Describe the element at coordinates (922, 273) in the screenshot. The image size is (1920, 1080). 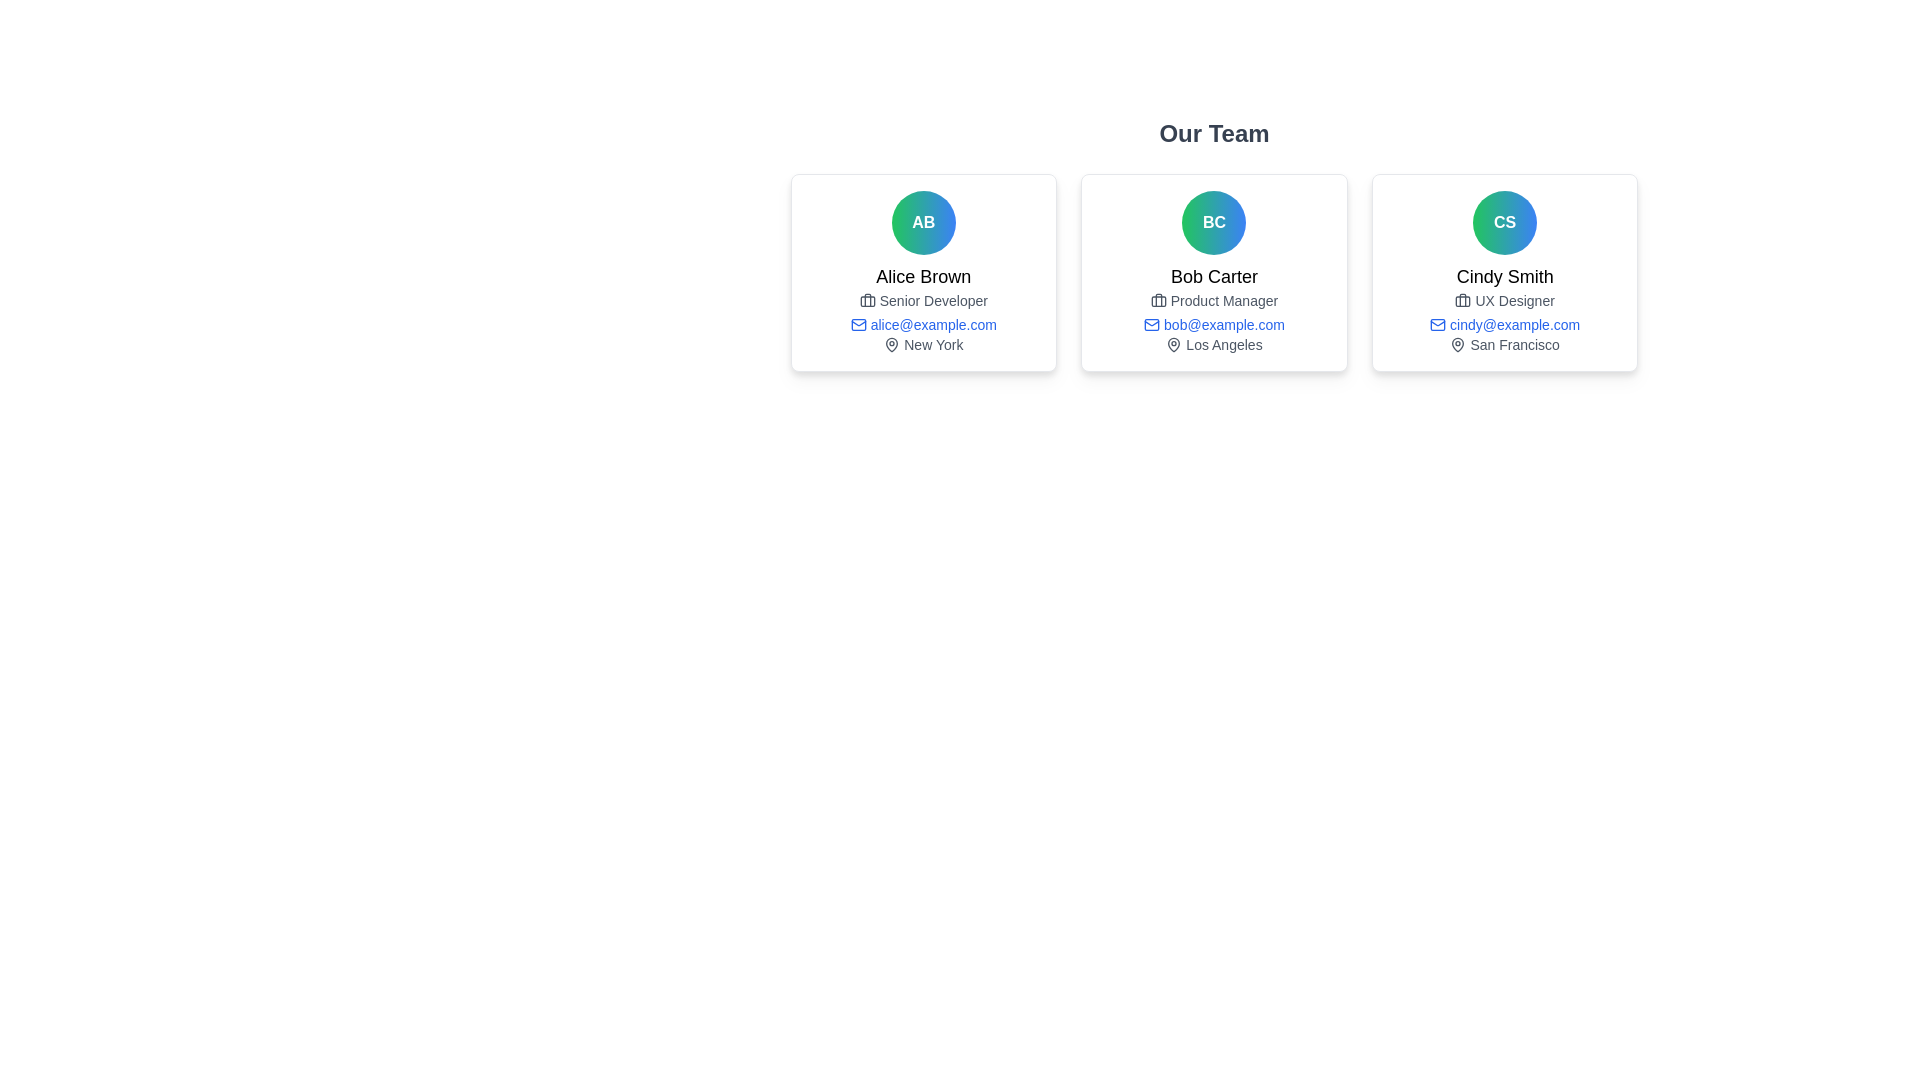
I see `the User profile card displaying team member information, which is the first card in a row of three under the 'Our Team' title` at that location.